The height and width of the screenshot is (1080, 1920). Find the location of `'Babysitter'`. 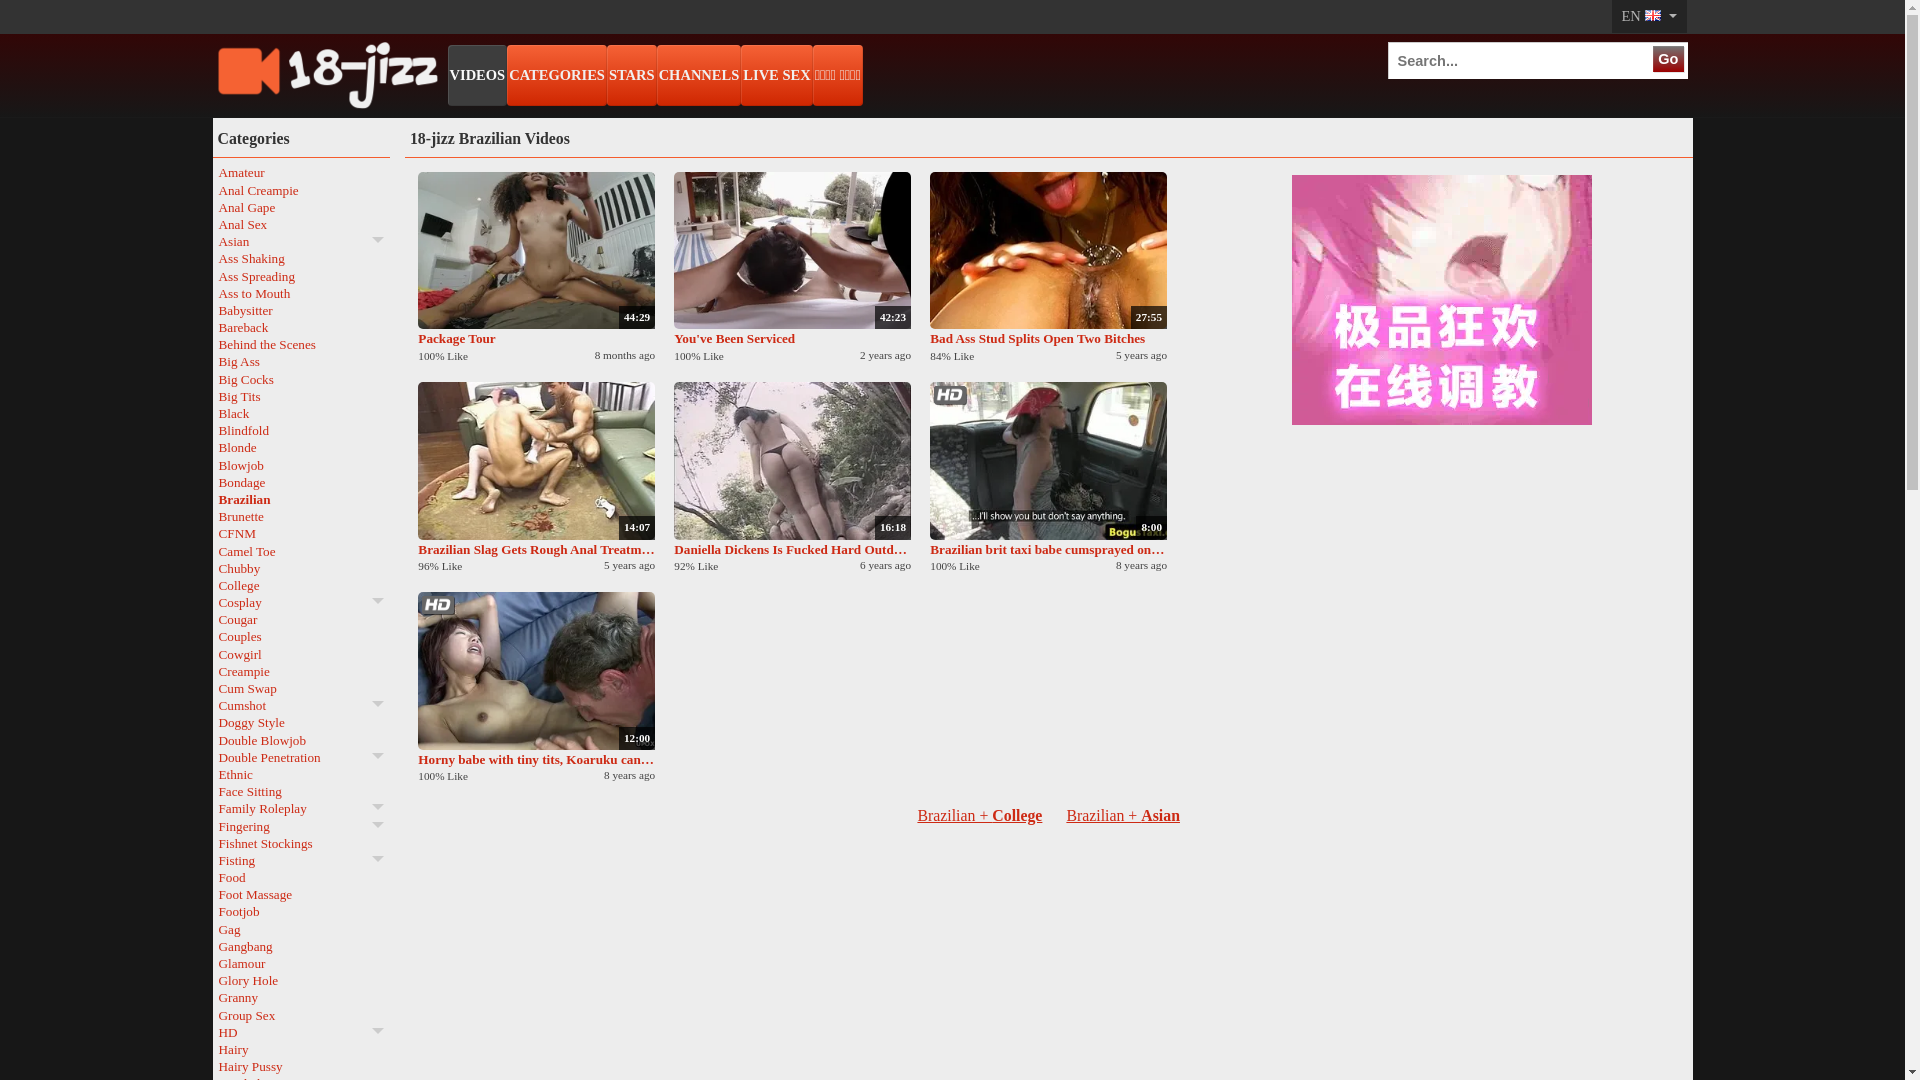

'Babysitter' is located at coordinates (300, 310).